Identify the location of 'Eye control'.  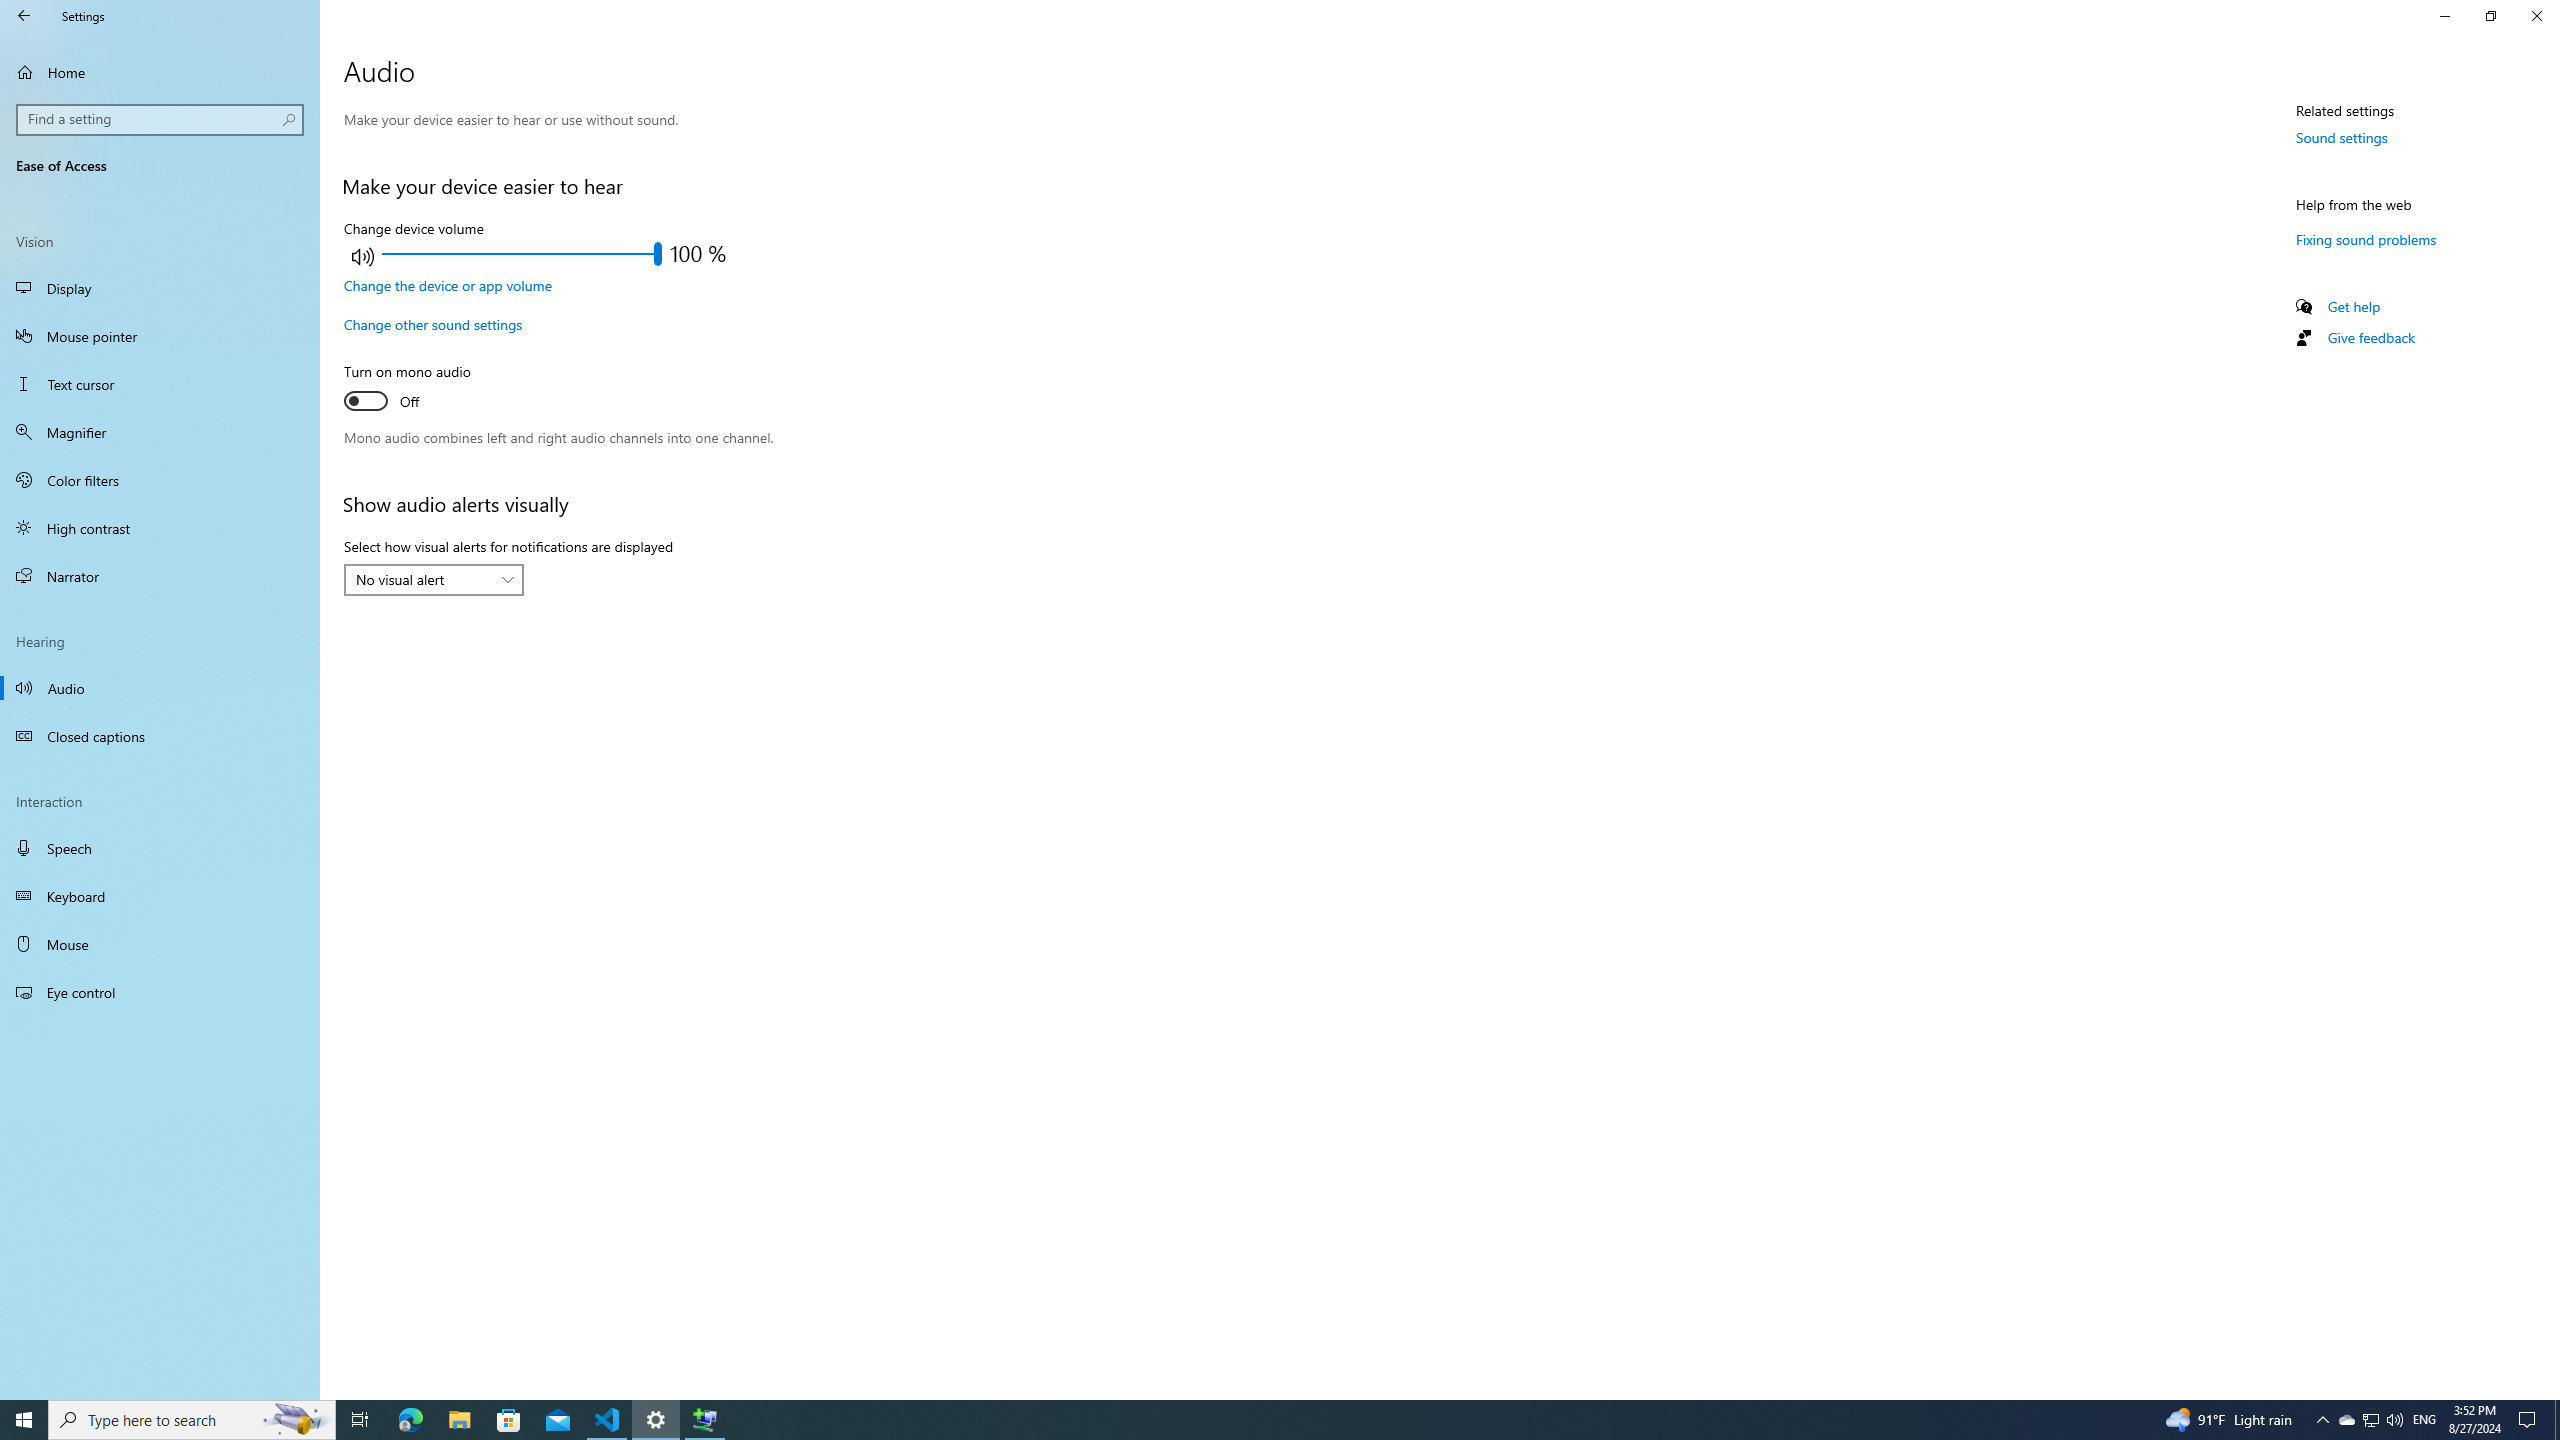
(159, 991).